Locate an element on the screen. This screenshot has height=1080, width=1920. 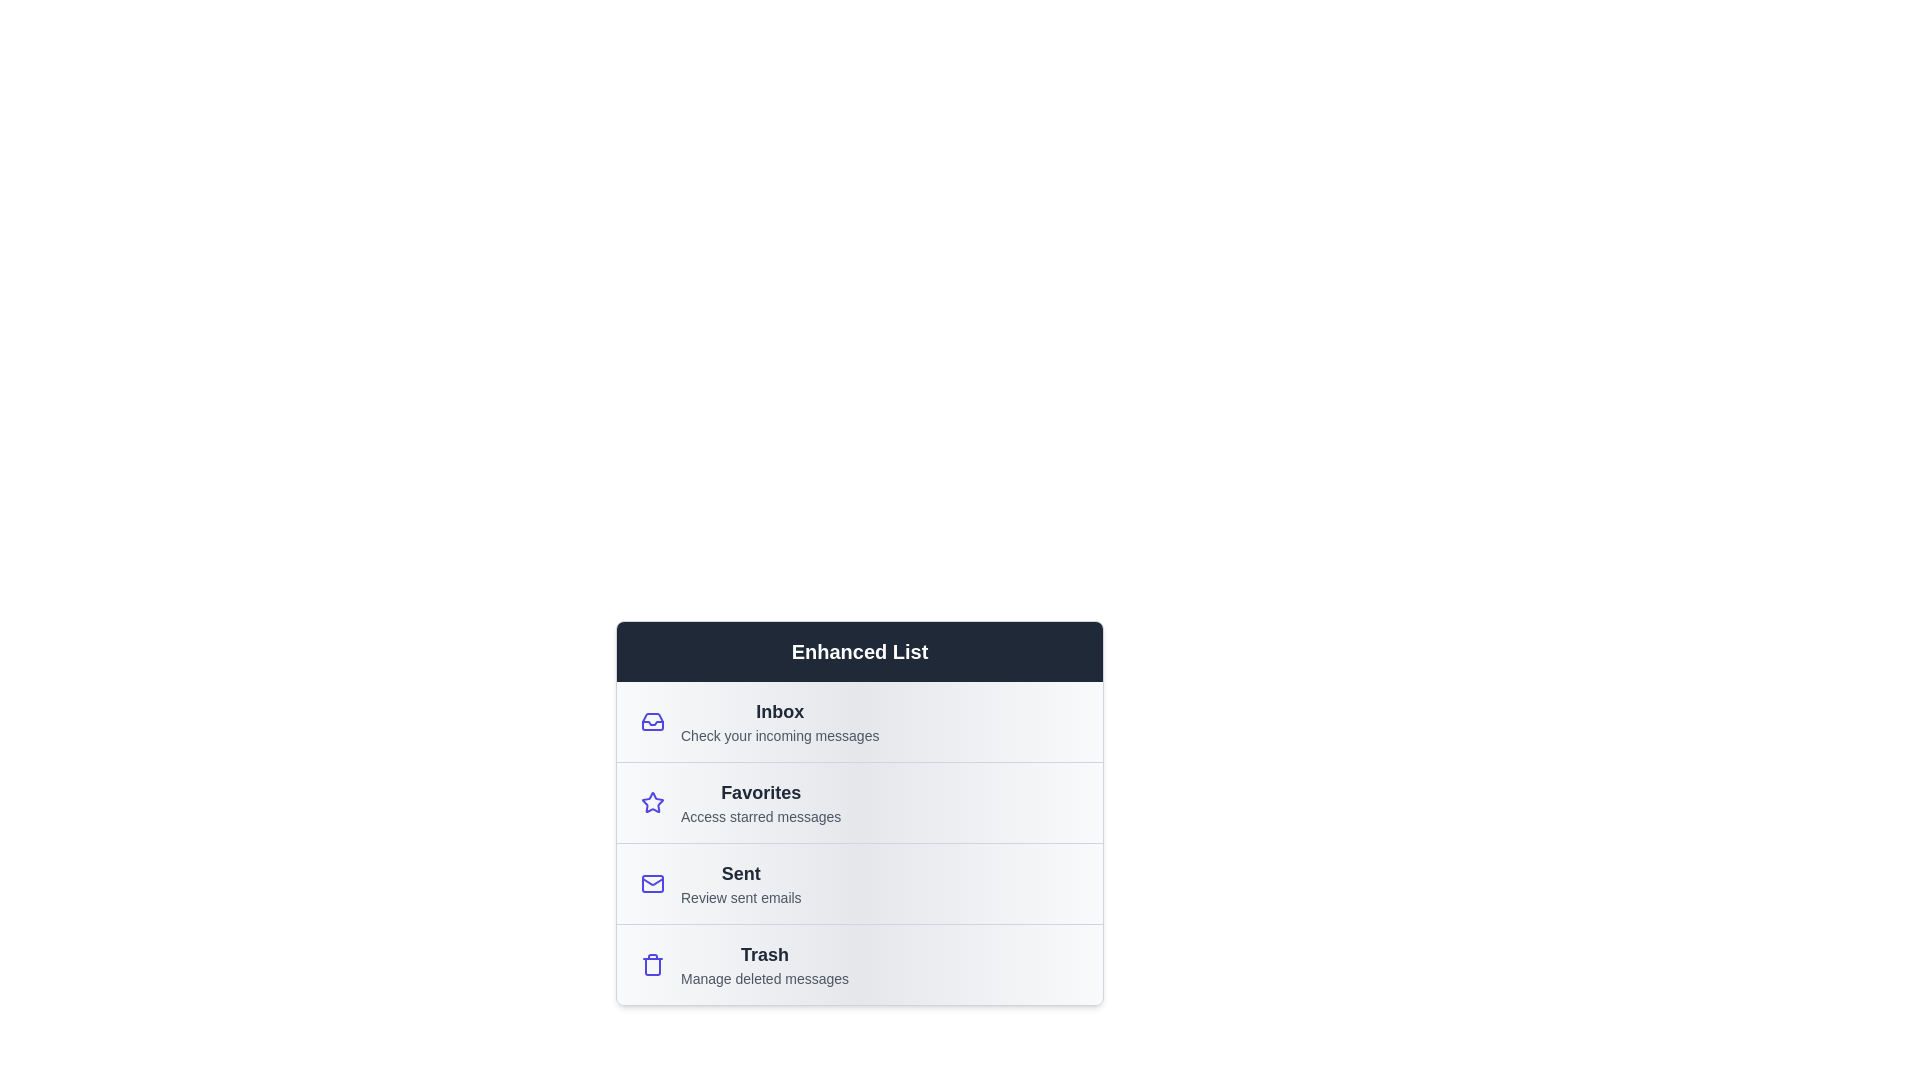
the first List Item titled 'Inbox' in the 'Enhanced List' menu, which features an indigo inbox icon and bolded dark gray text is located at coordinates (859, 721).